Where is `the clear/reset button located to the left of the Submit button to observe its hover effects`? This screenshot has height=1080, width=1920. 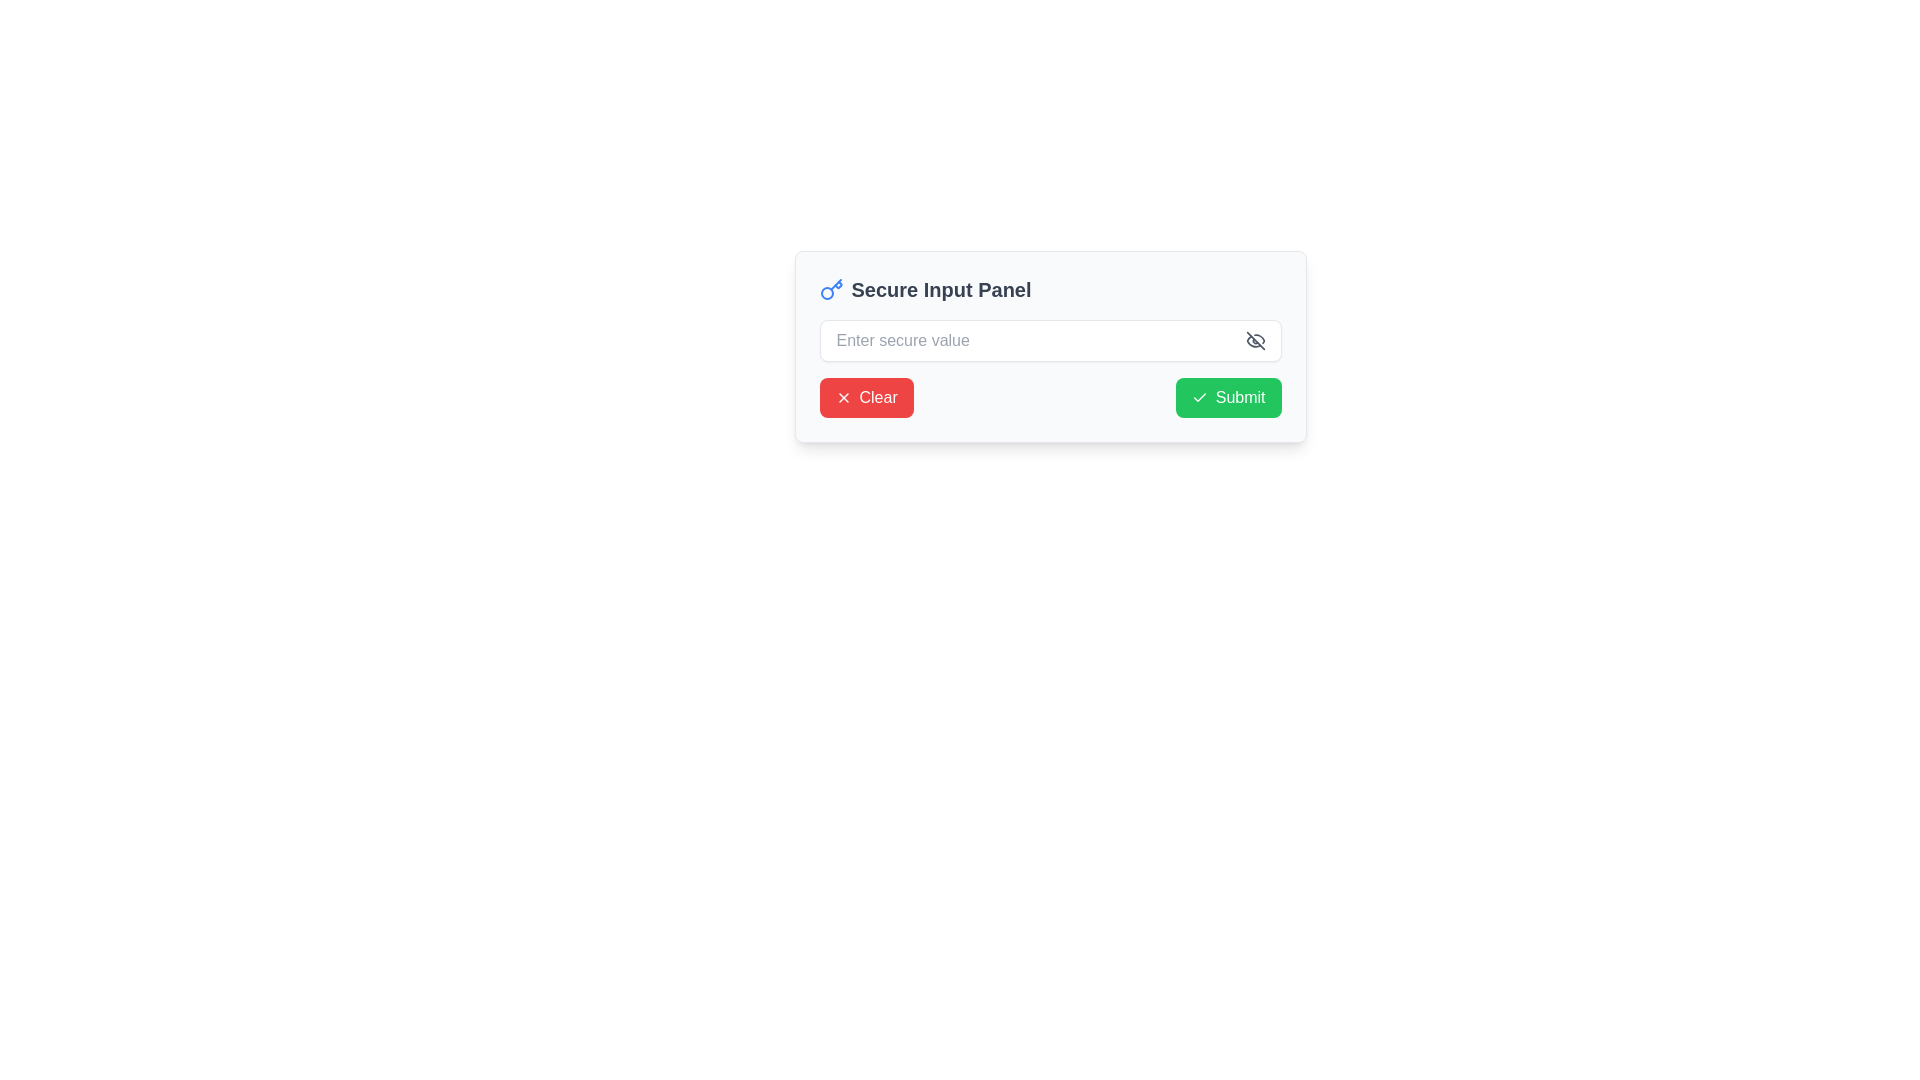 the clear/reset button located to the left of the Submit button to observe its hover effects is located at coordinates (866, 397).